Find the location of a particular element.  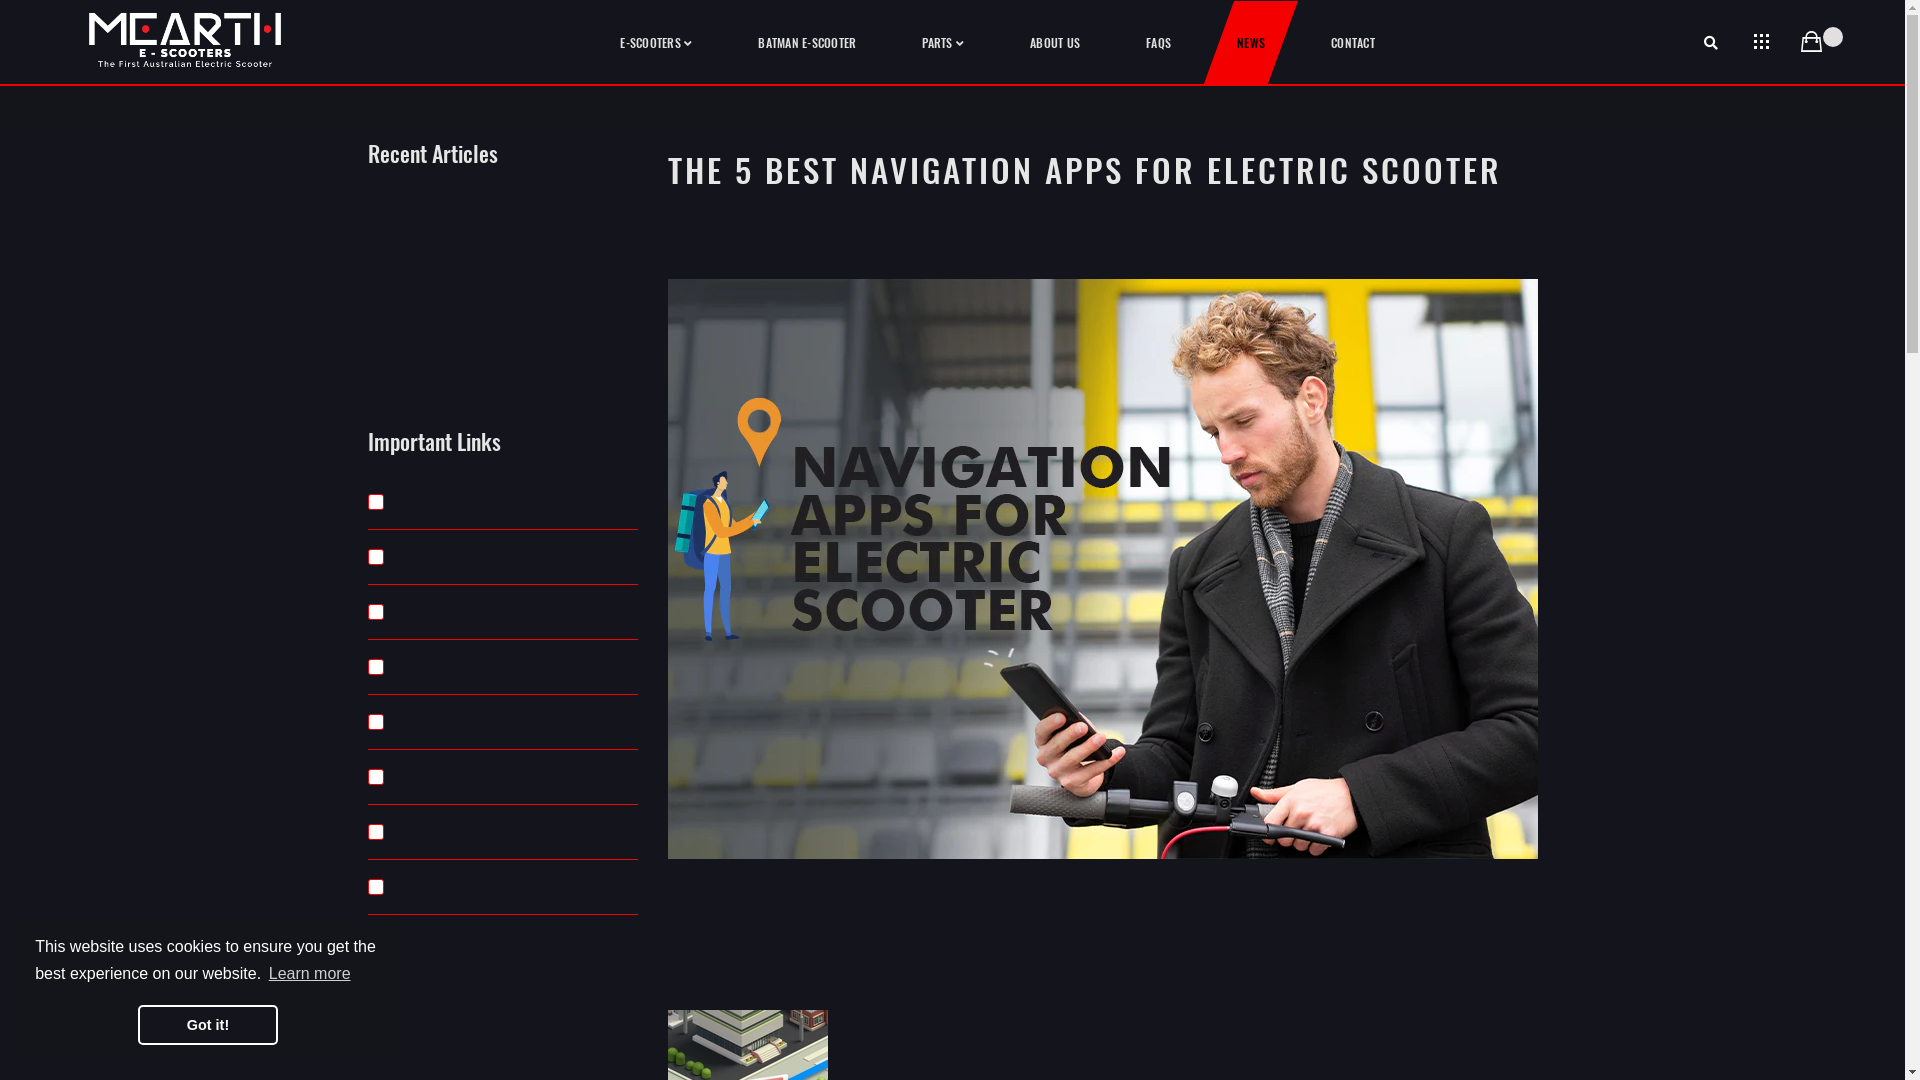

'0' is located at coordinates (1810, 42).